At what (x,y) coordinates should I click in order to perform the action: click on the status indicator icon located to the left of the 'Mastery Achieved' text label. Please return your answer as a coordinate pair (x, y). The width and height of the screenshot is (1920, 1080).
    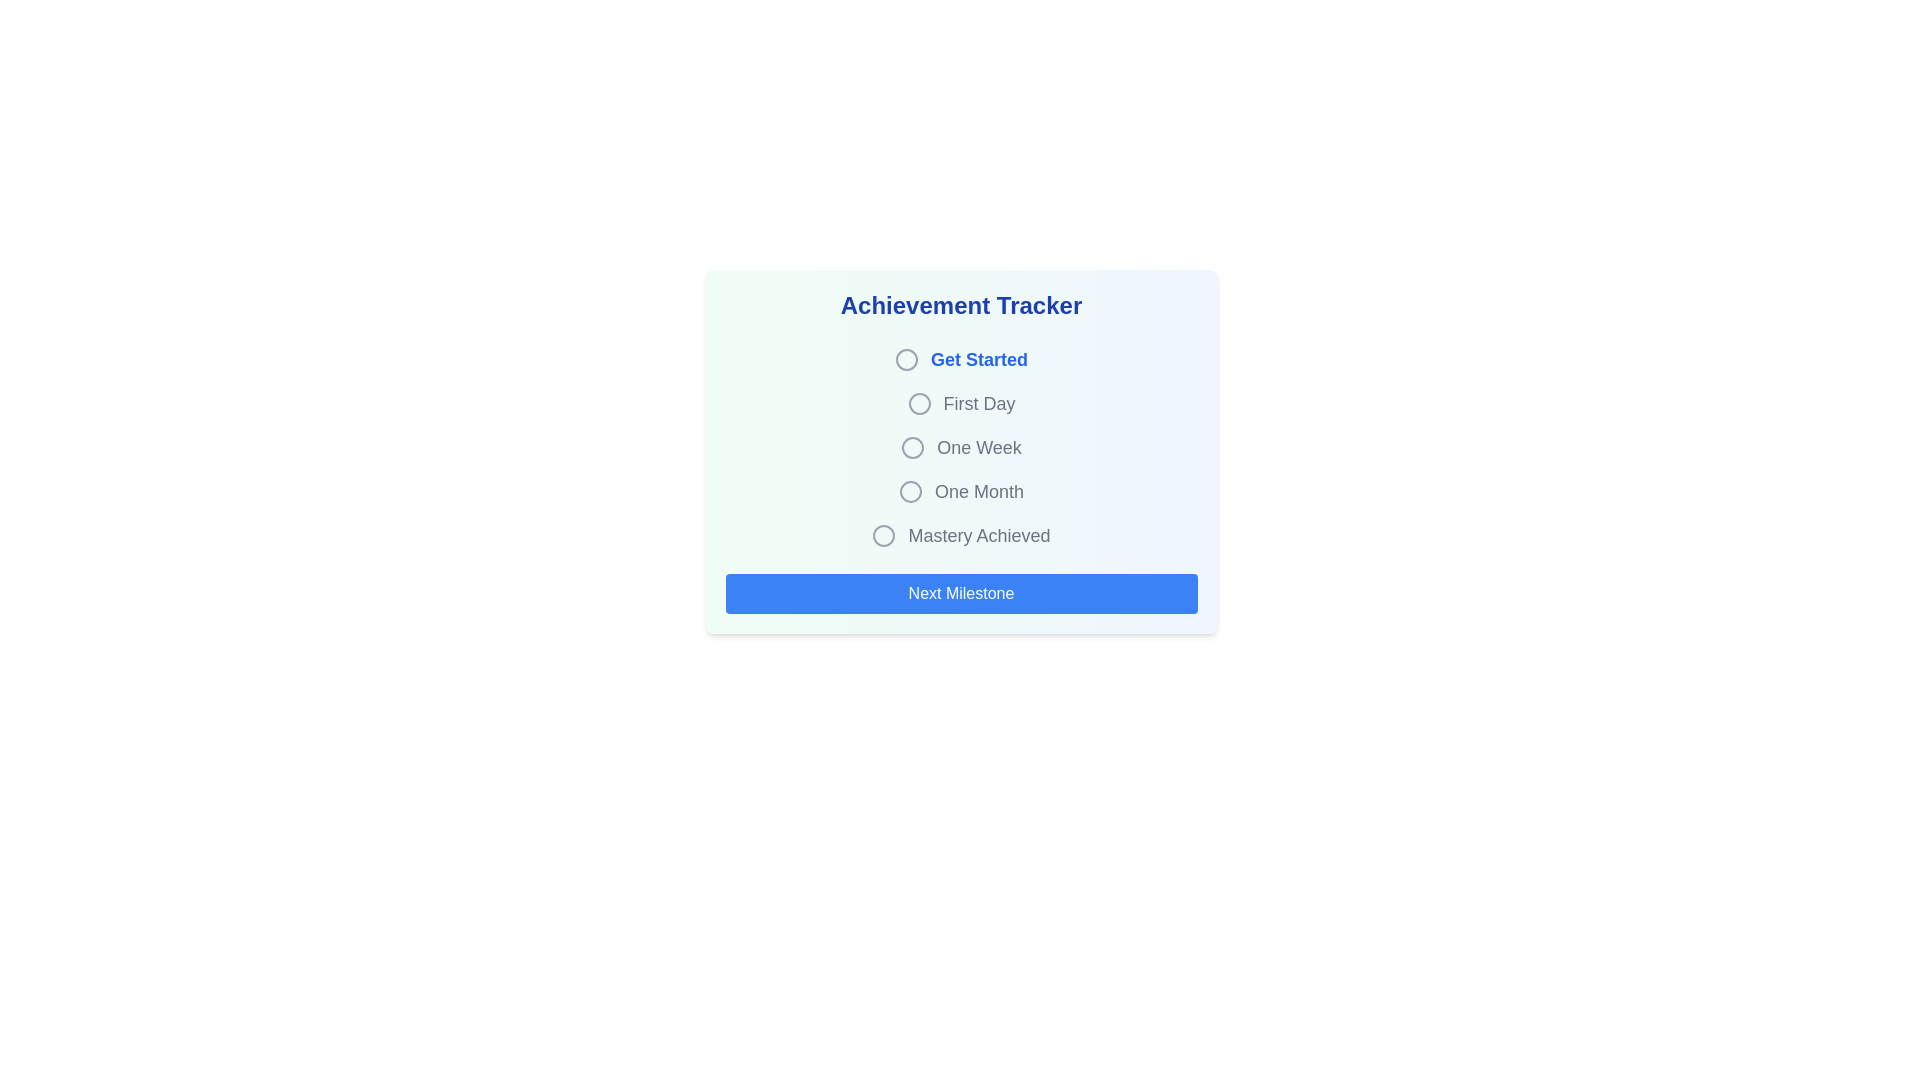
    Looking at the image, I should click on (883, 535).